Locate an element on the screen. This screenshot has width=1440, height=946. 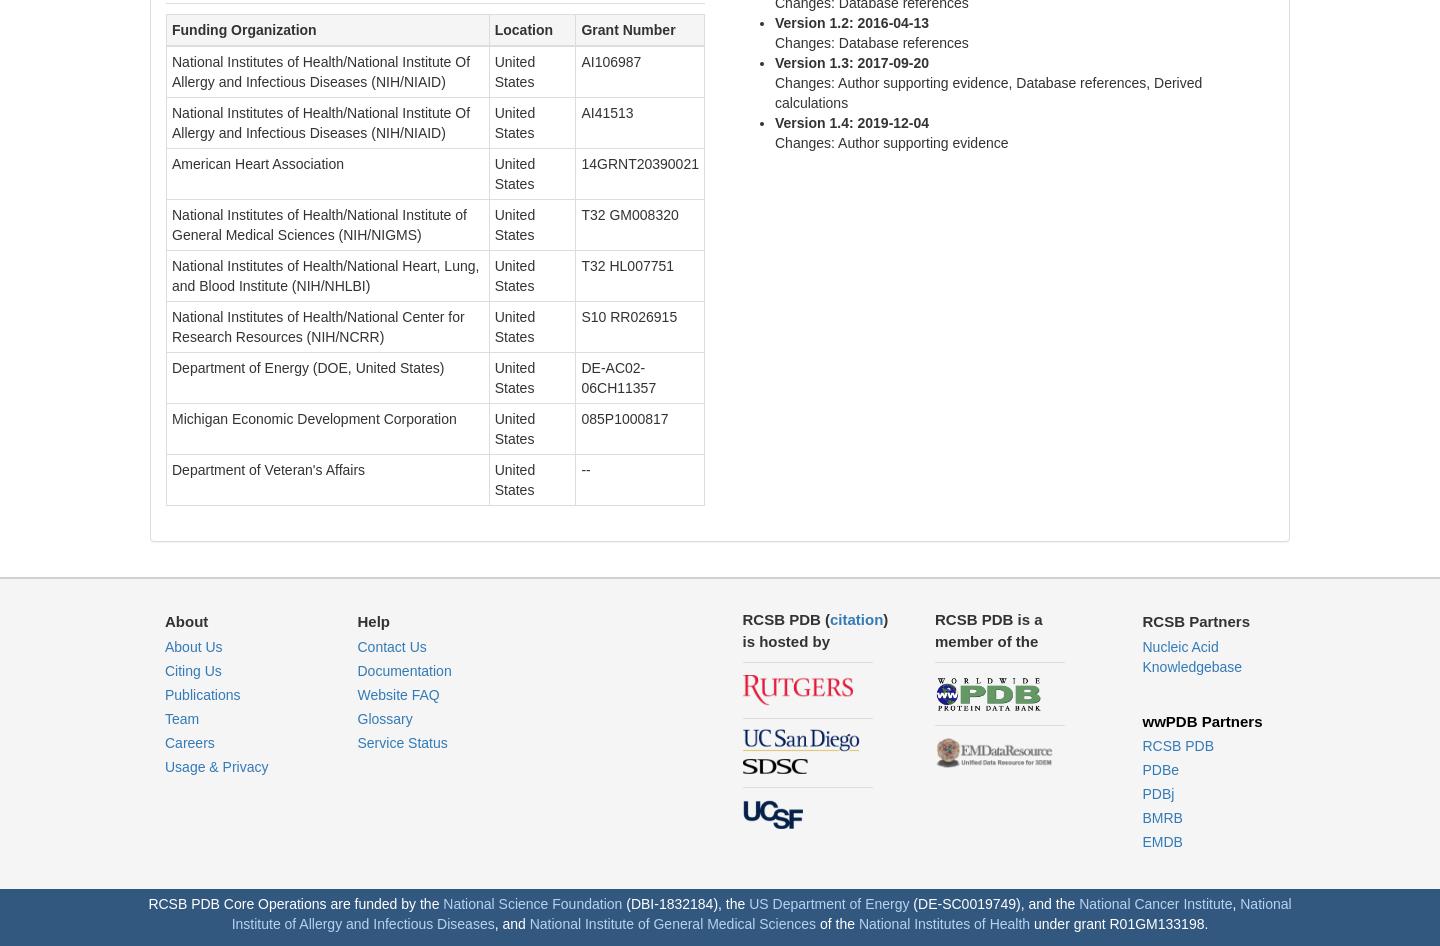
'National Institute of Allergy and Infectious Diseases' is located at coordinates (230, 913).